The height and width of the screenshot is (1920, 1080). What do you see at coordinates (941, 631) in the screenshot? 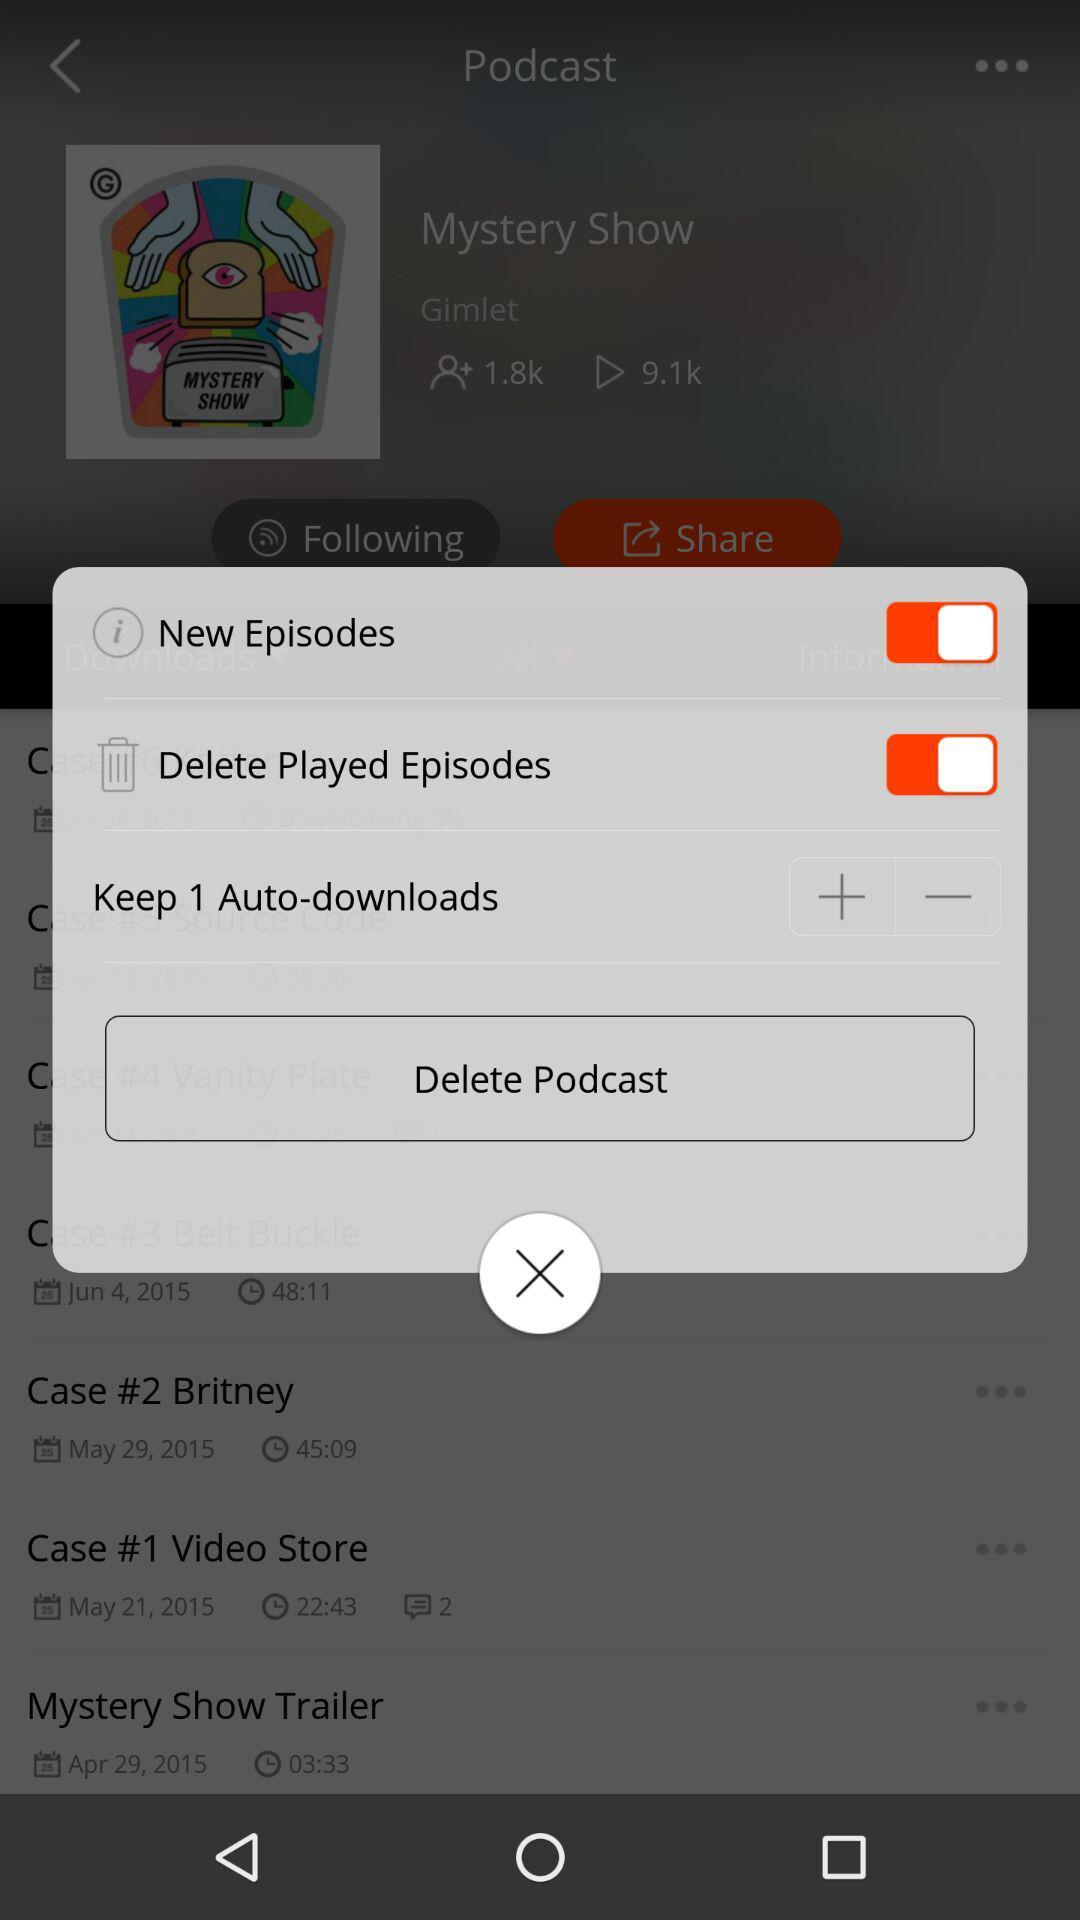
I see `item next to the new episodes` at bounding box center [941, 631].